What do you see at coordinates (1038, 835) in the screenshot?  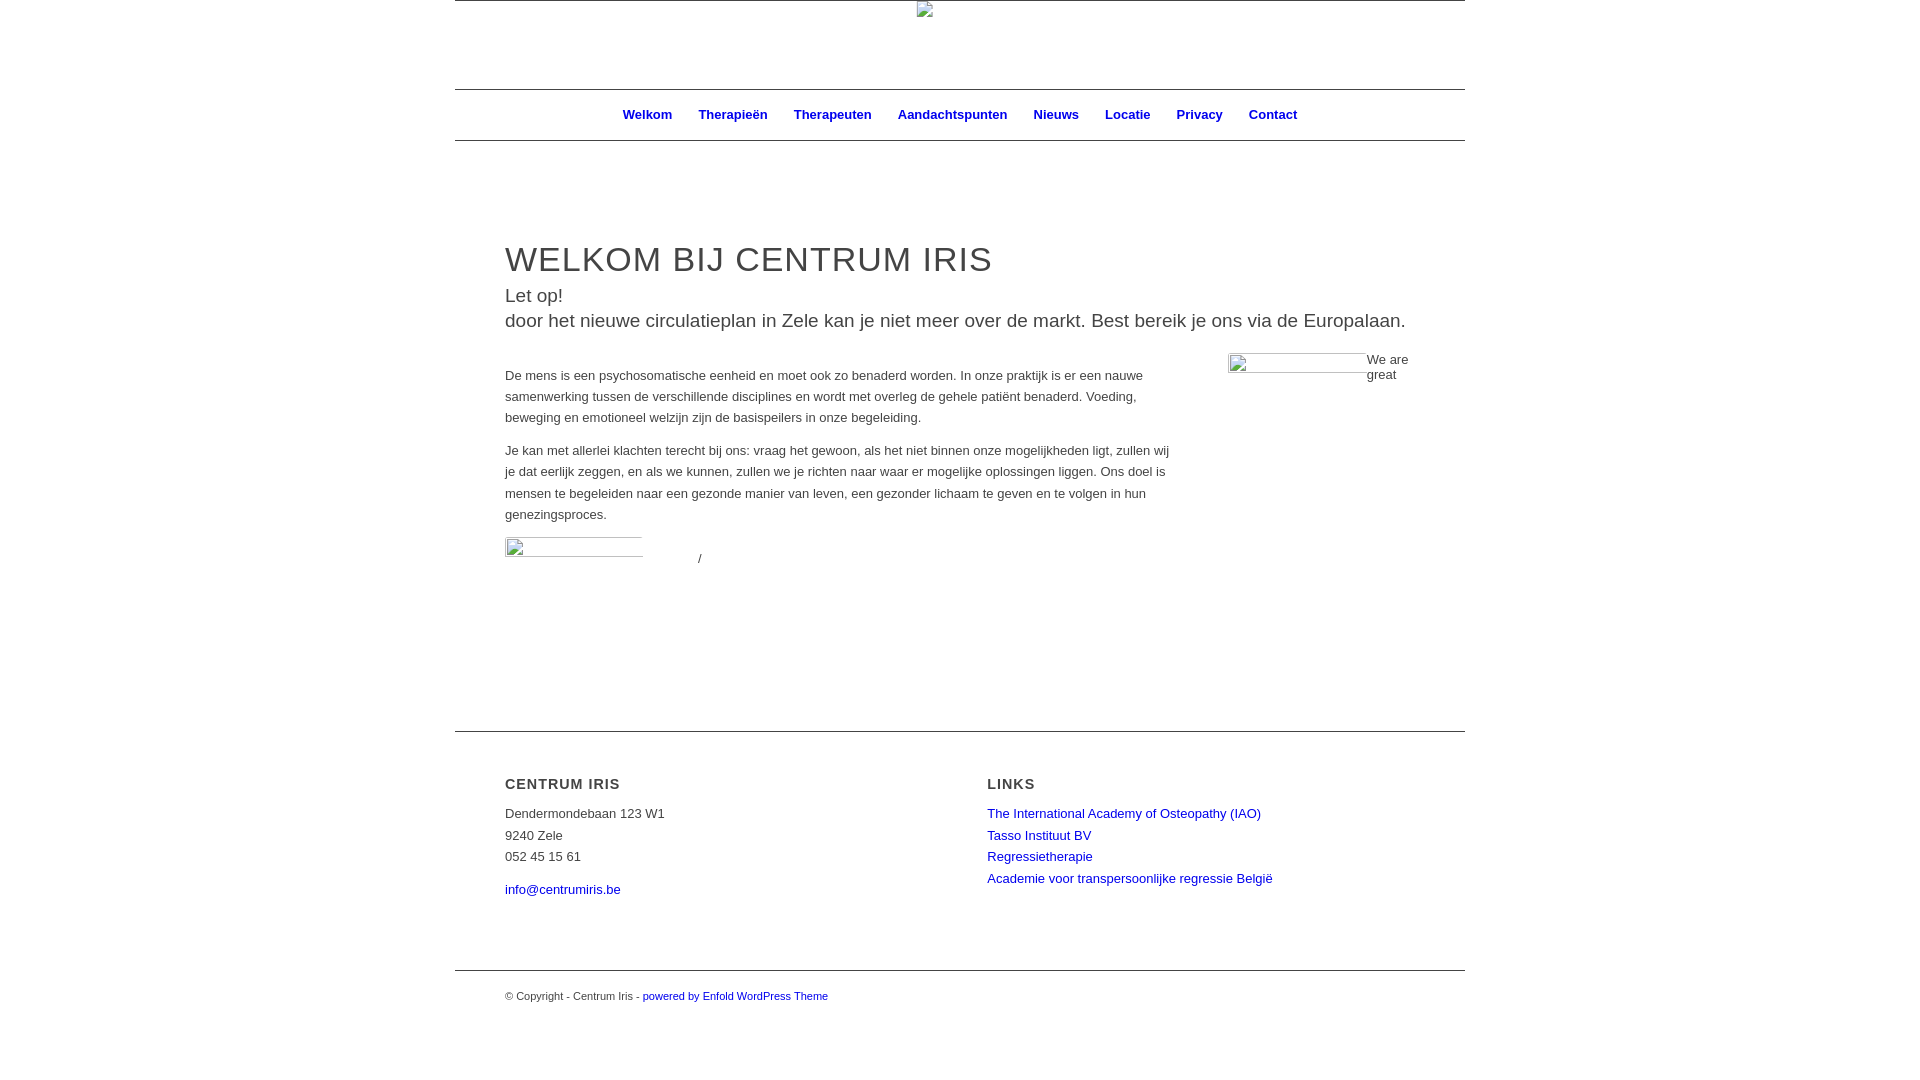 I see `'Tasso Instituut BV'` at bounding box center [1038, 835].